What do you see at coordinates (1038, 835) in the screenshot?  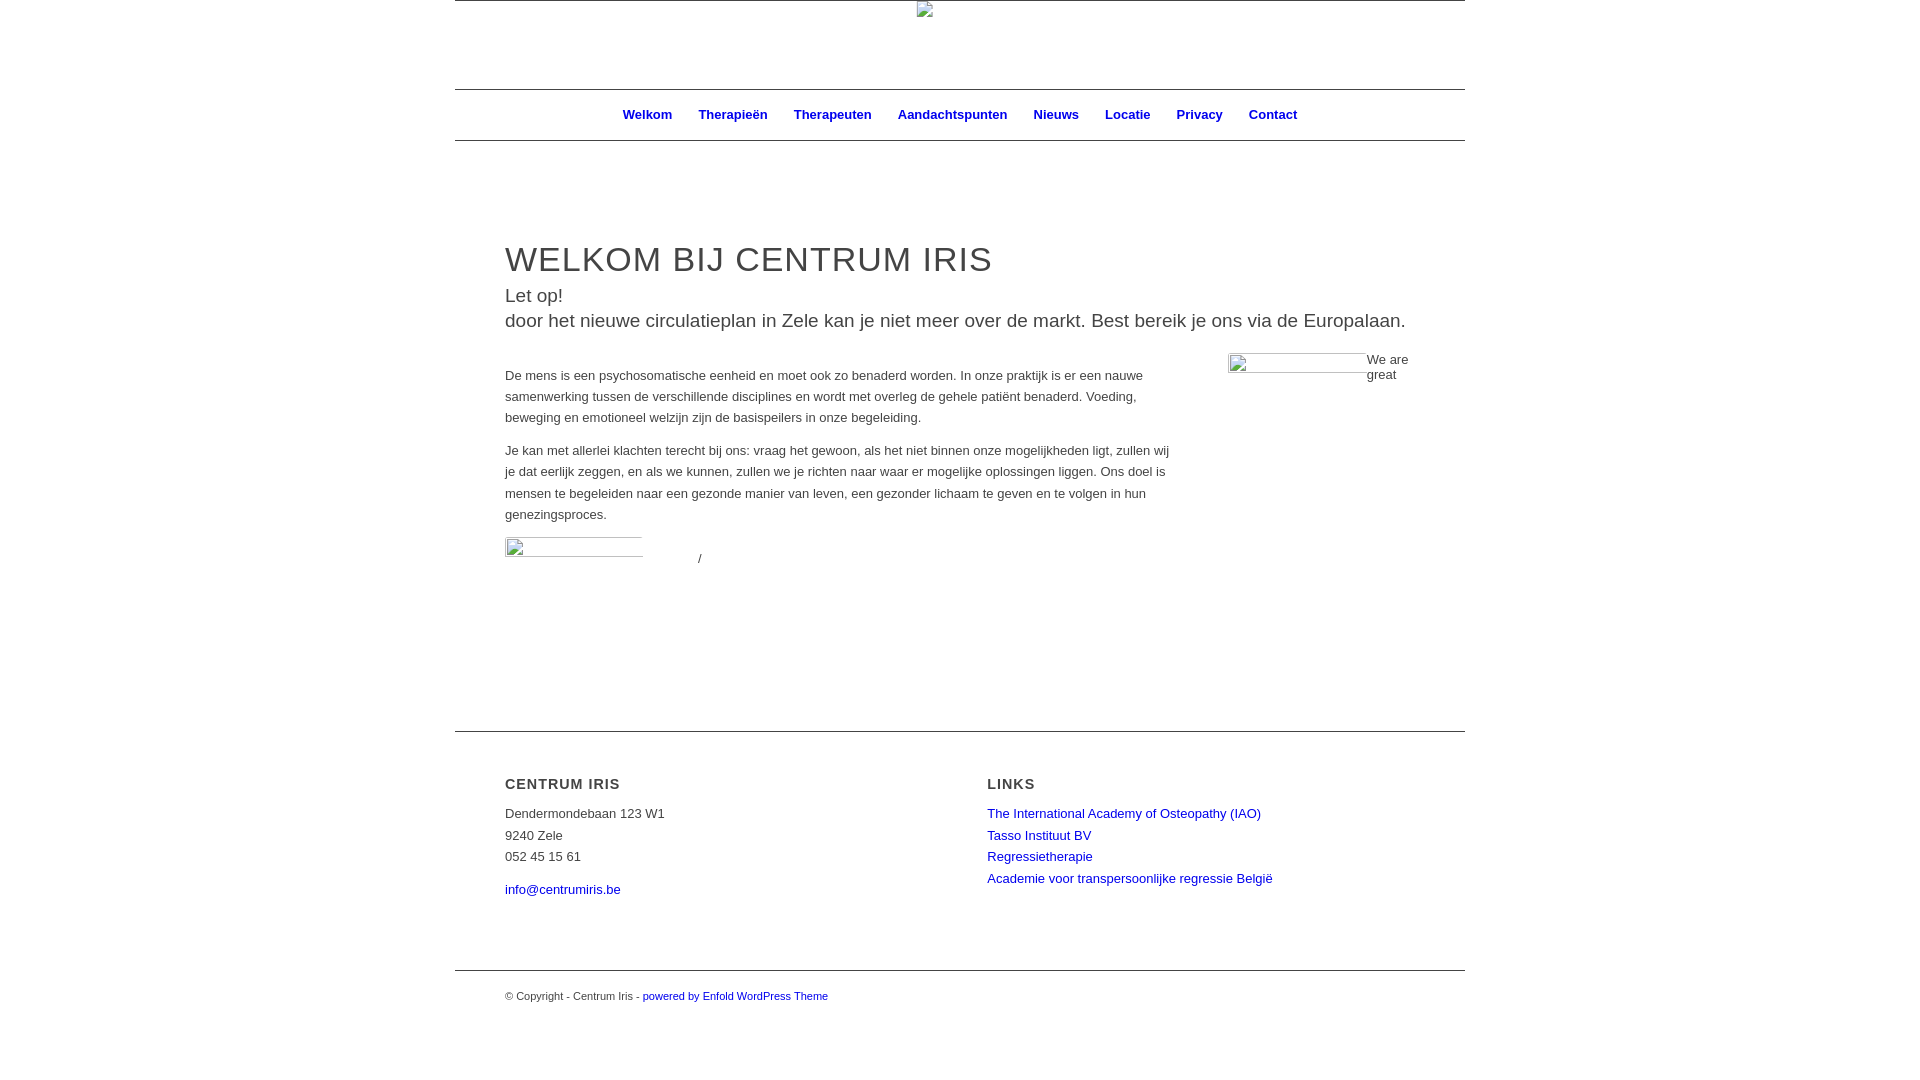 I see `'Tasso Instituut BV'` at bounding box center [1038, 835].